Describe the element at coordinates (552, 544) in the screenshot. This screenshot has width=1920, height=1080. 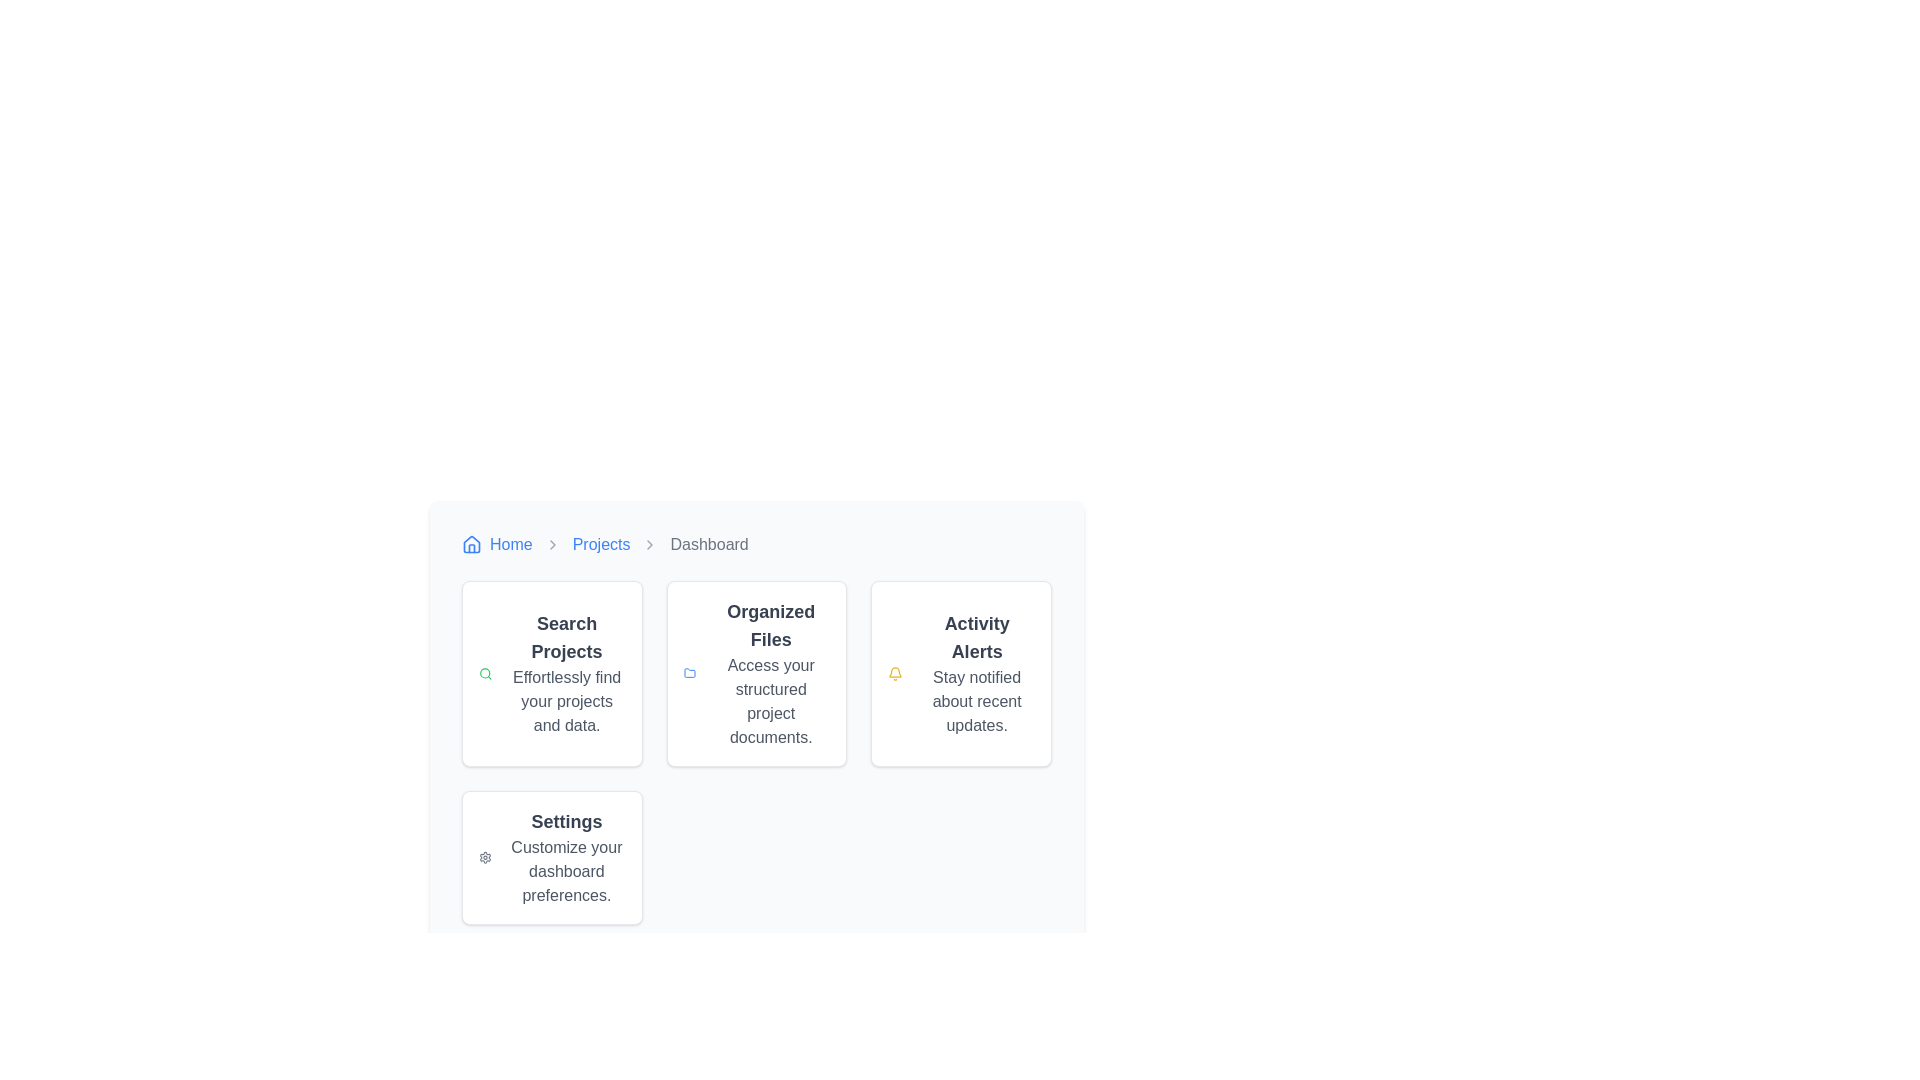
I see `the Breadcrumb navigation icon that indicates the transition between the 'Home' and 'Projects' sections in the breadcrumb navigation` at that location.